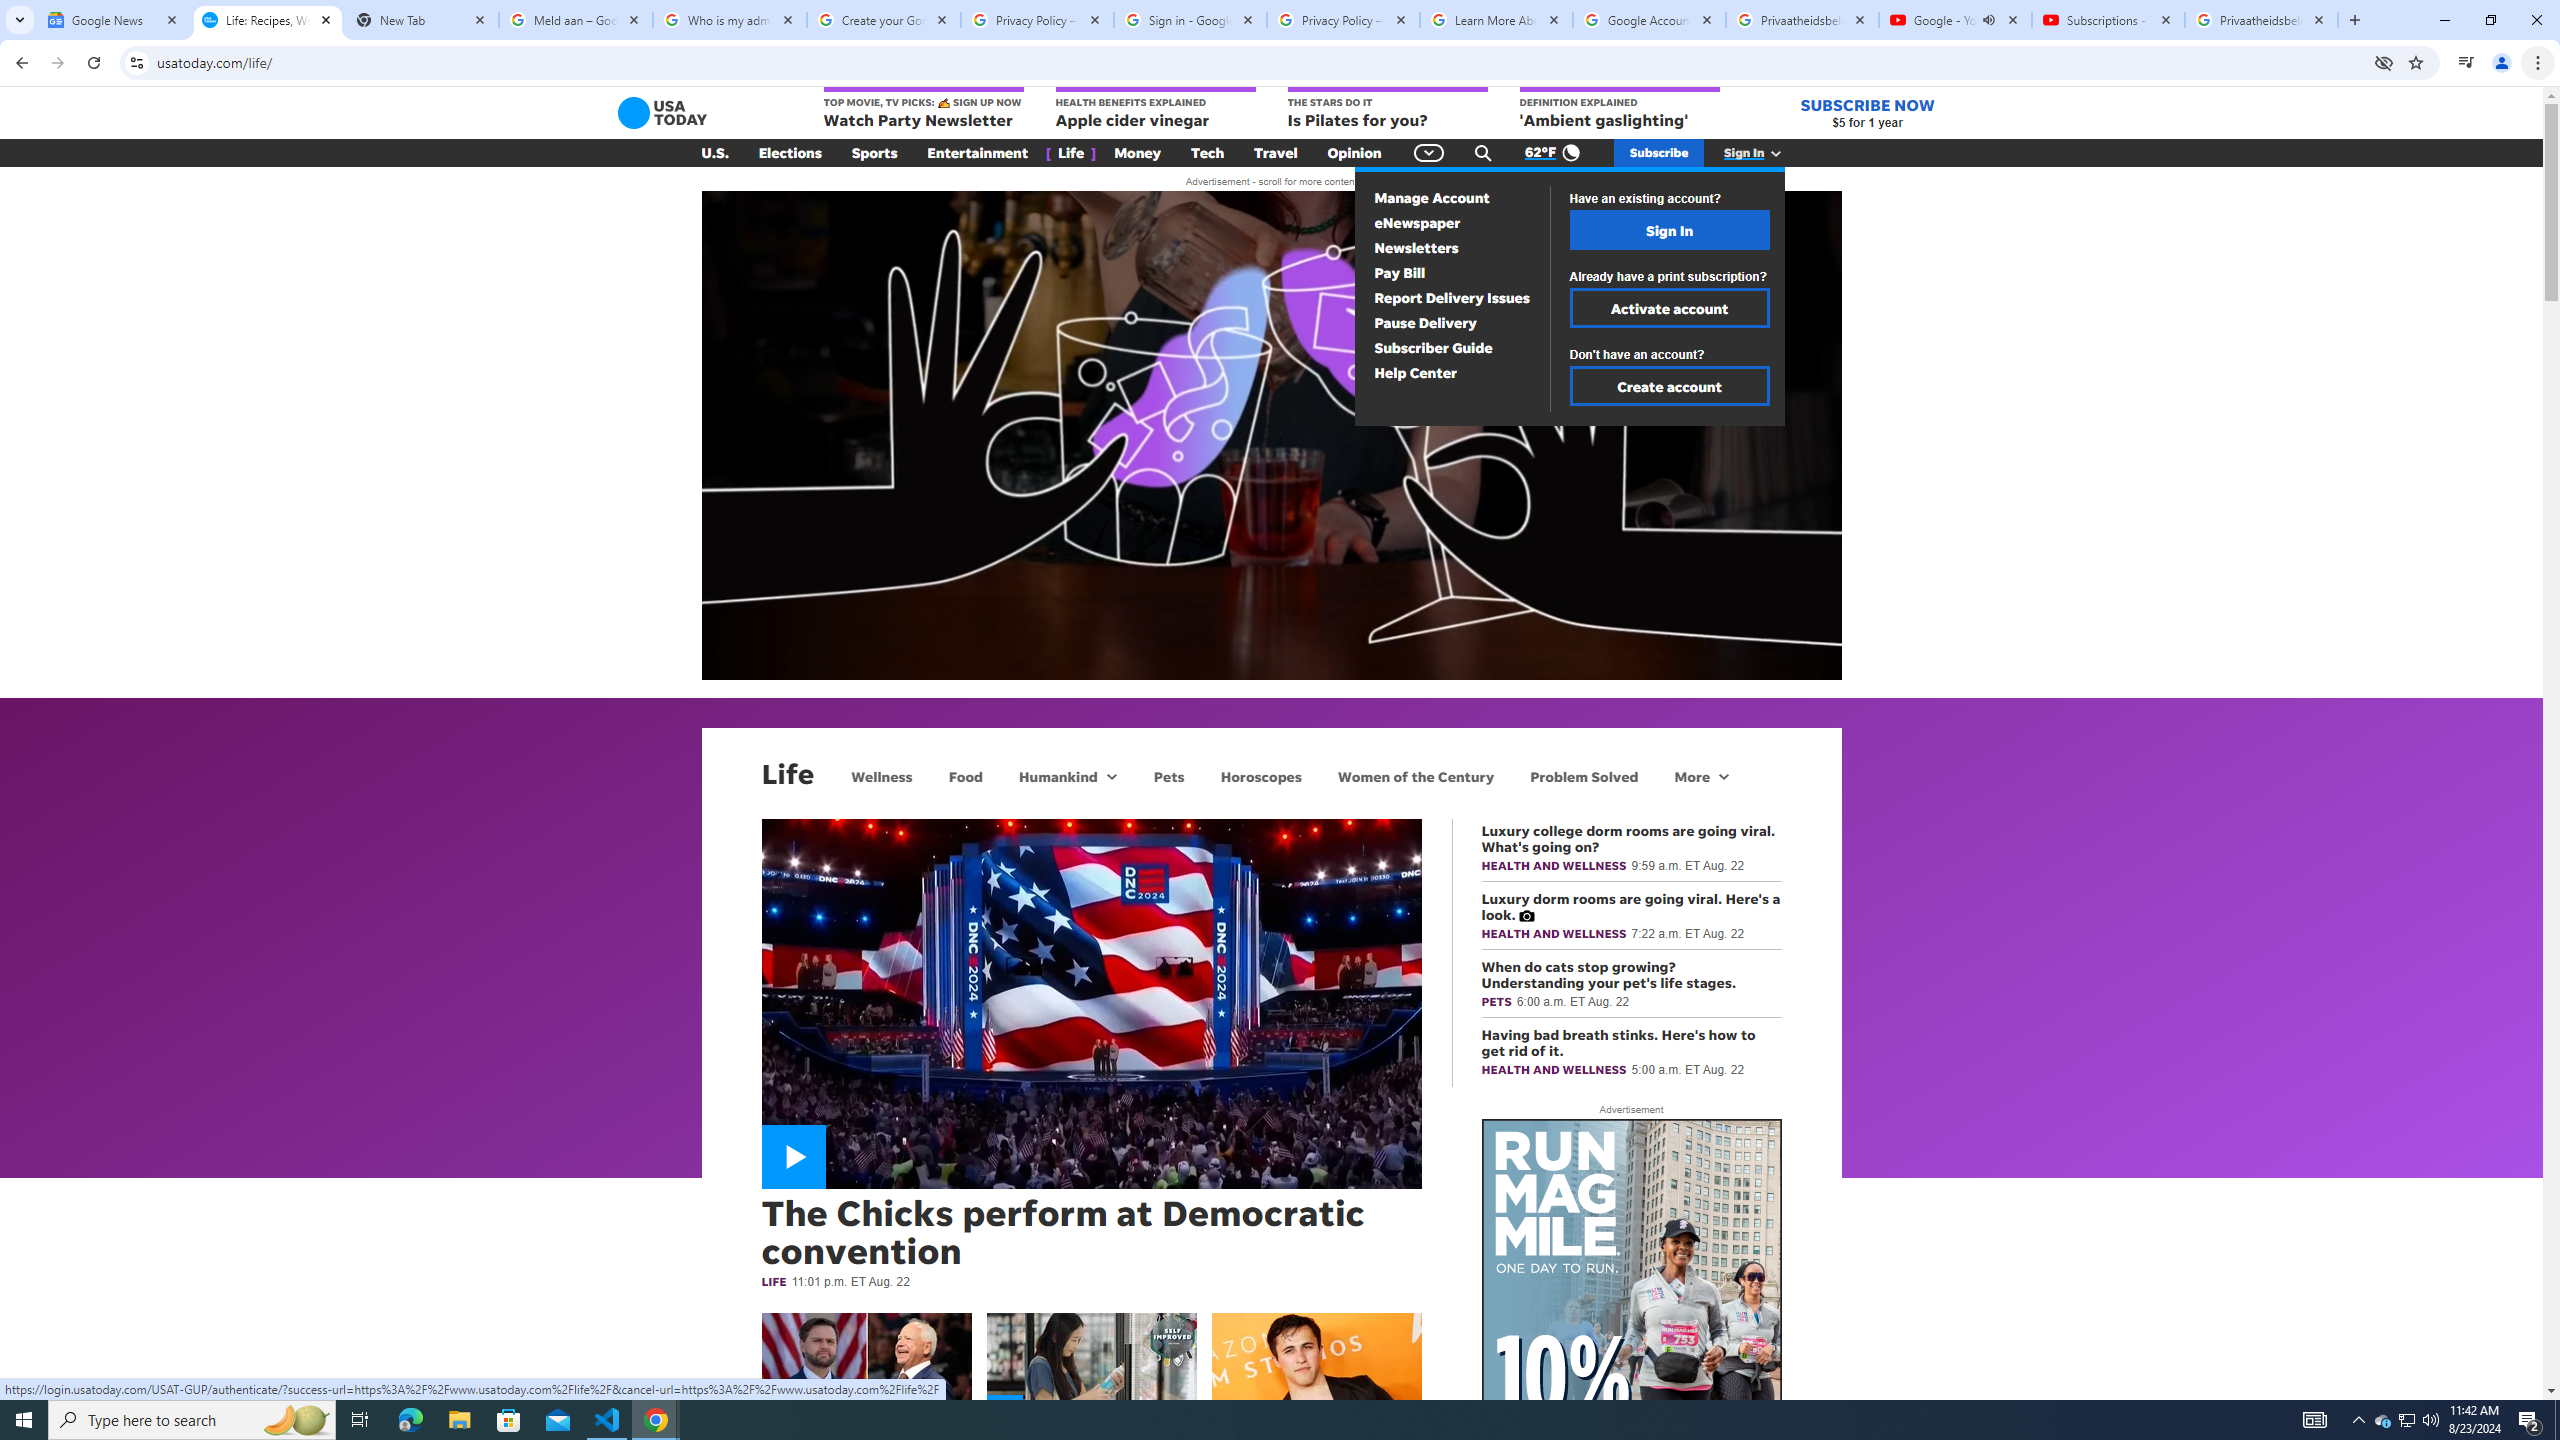  Describe the element at coordinates (1583, 775) in the screenshot. I see `'Problem Solved'` at that location.